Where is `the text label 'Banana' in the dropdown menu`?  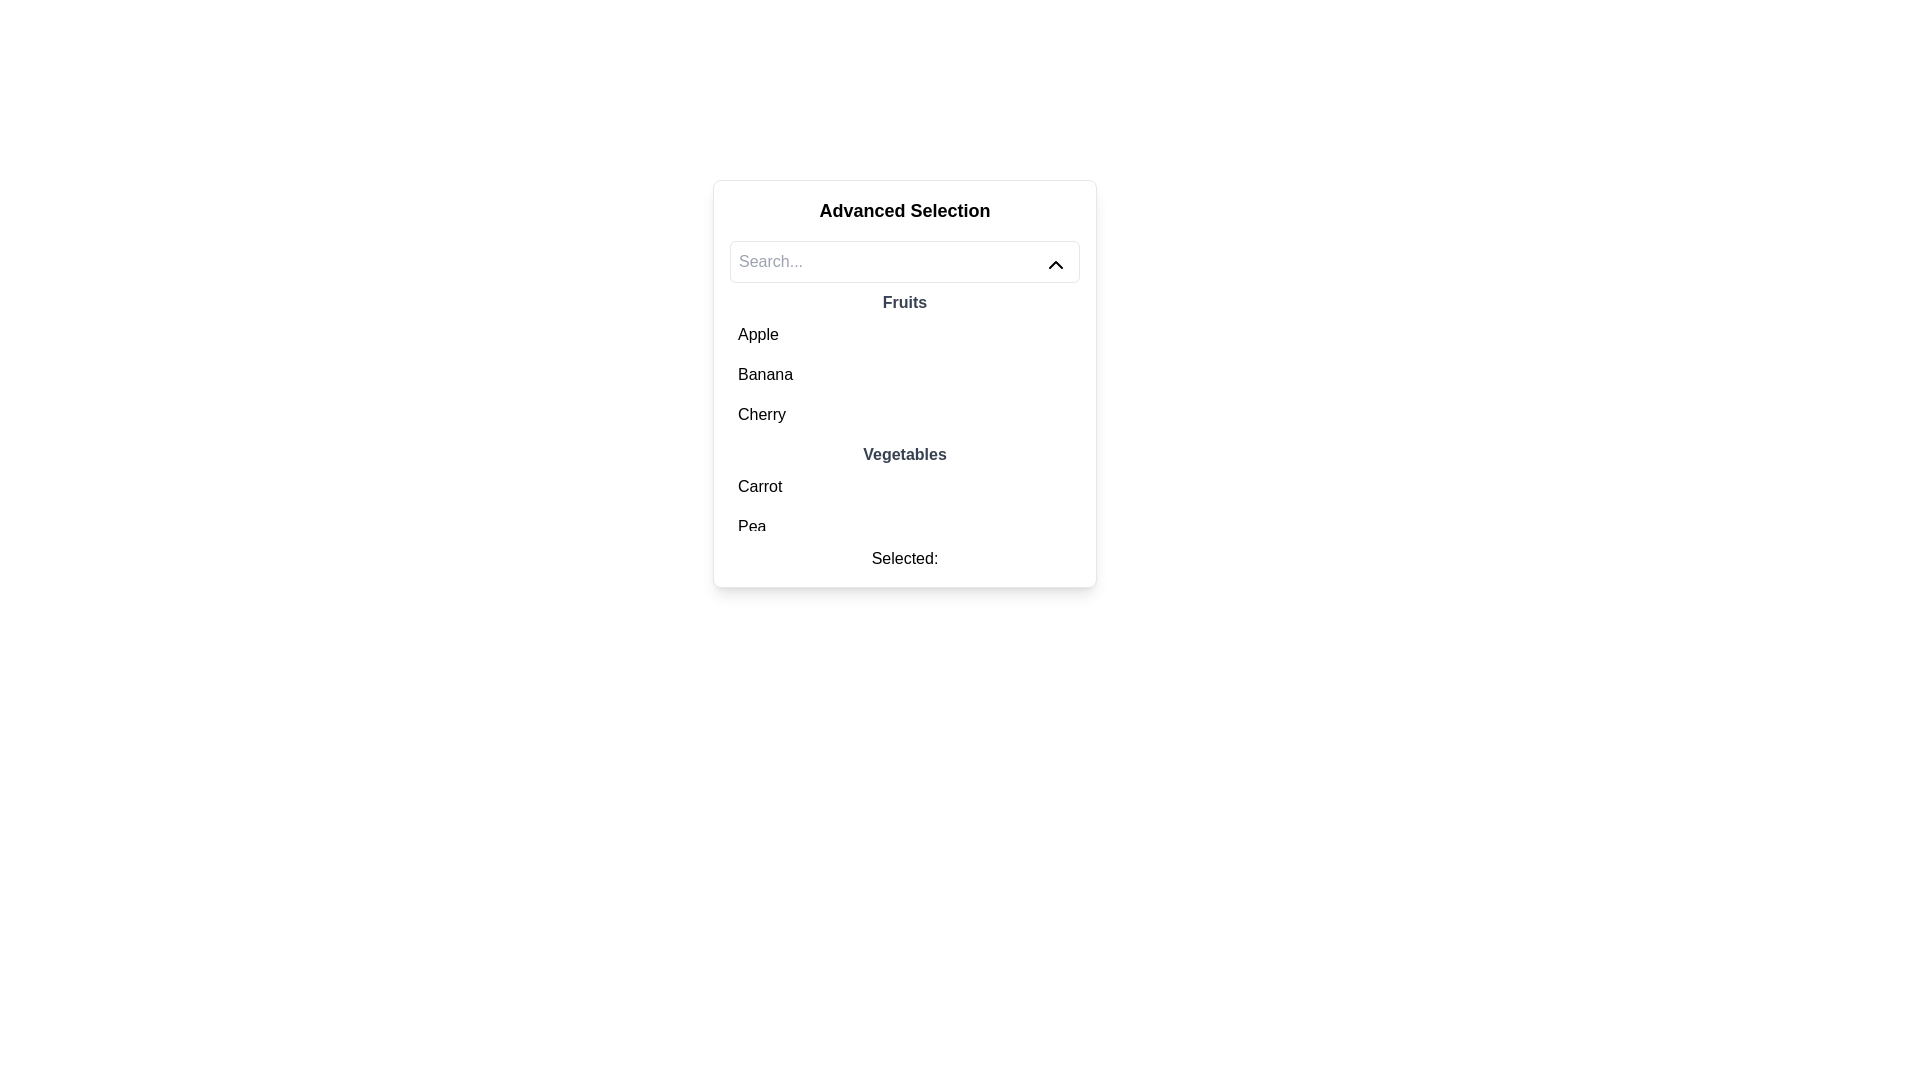
the text label 'Banana' in the dropdown menu is located at coordinates (764, 374).